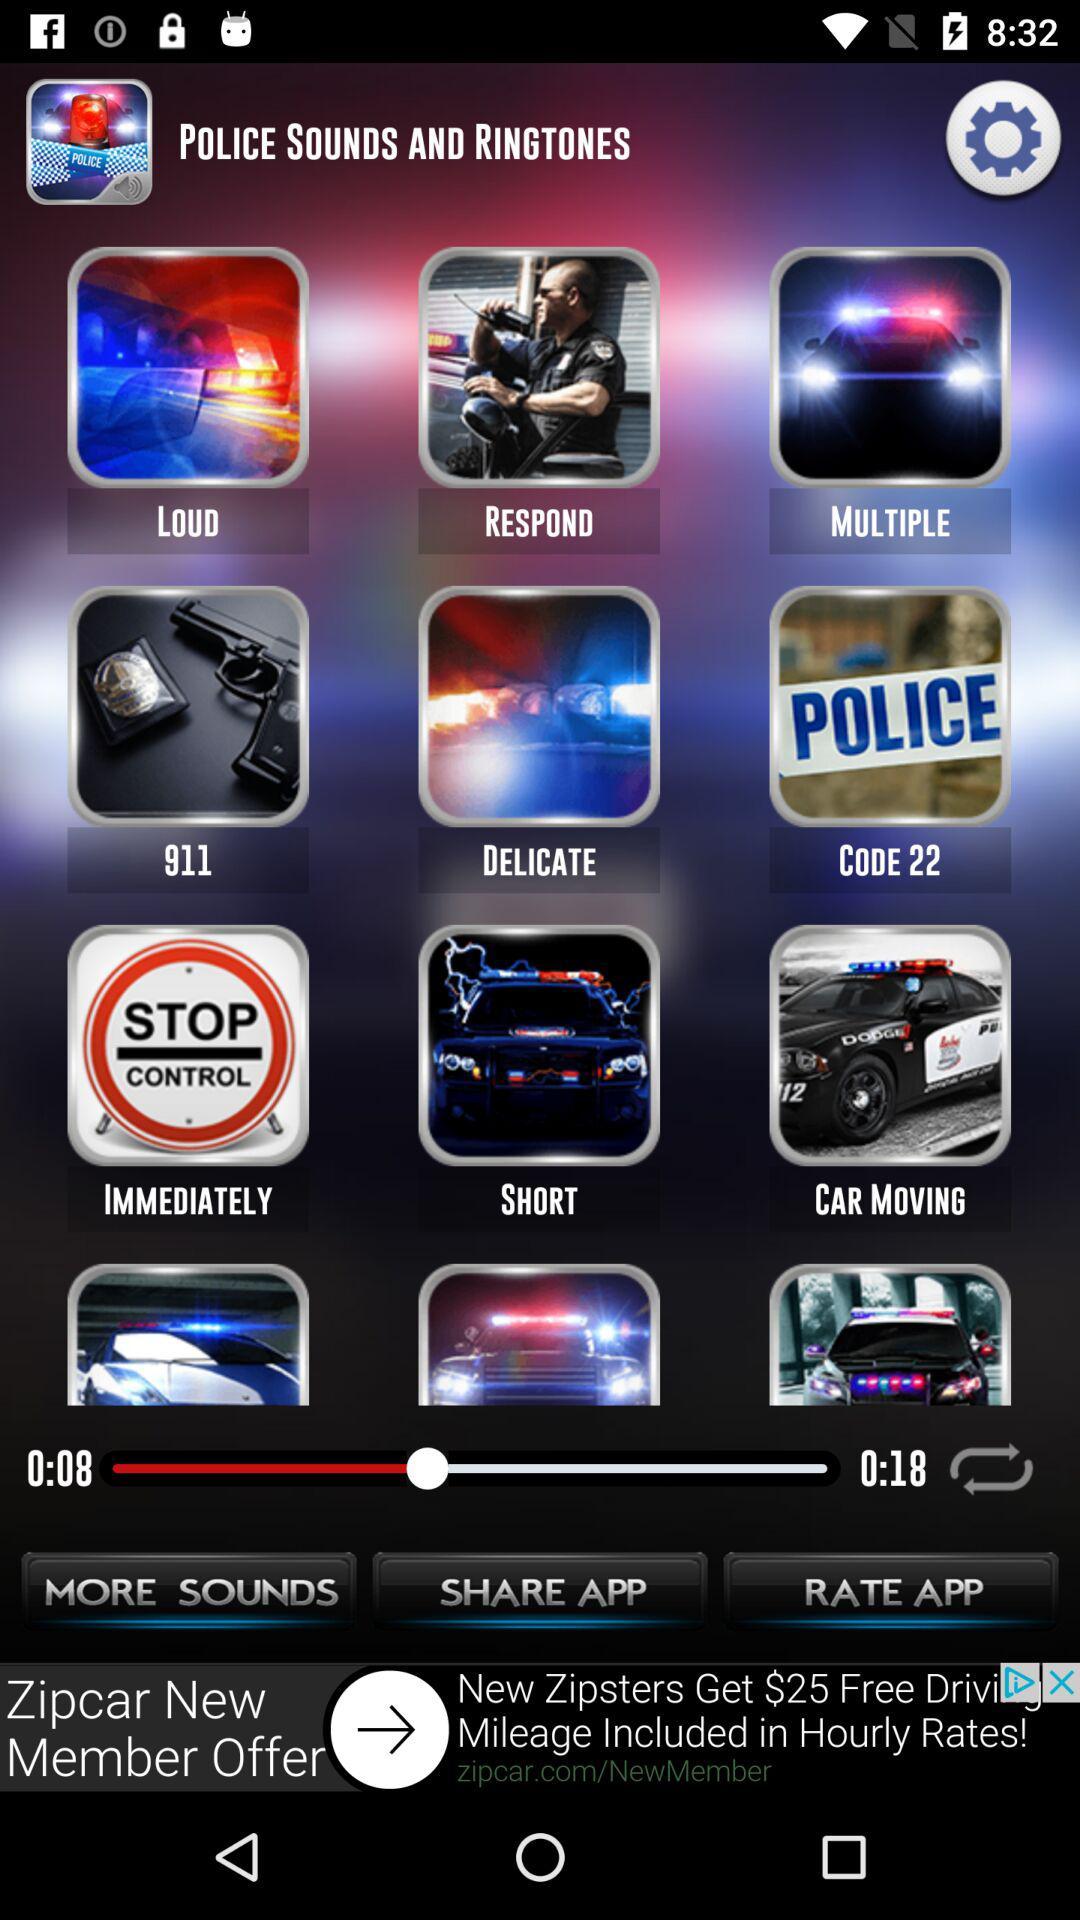  What do you see at coordinates (188, 1044) in the screenshot?
I see `the image above immediately` at bounding box center [188, 1044].